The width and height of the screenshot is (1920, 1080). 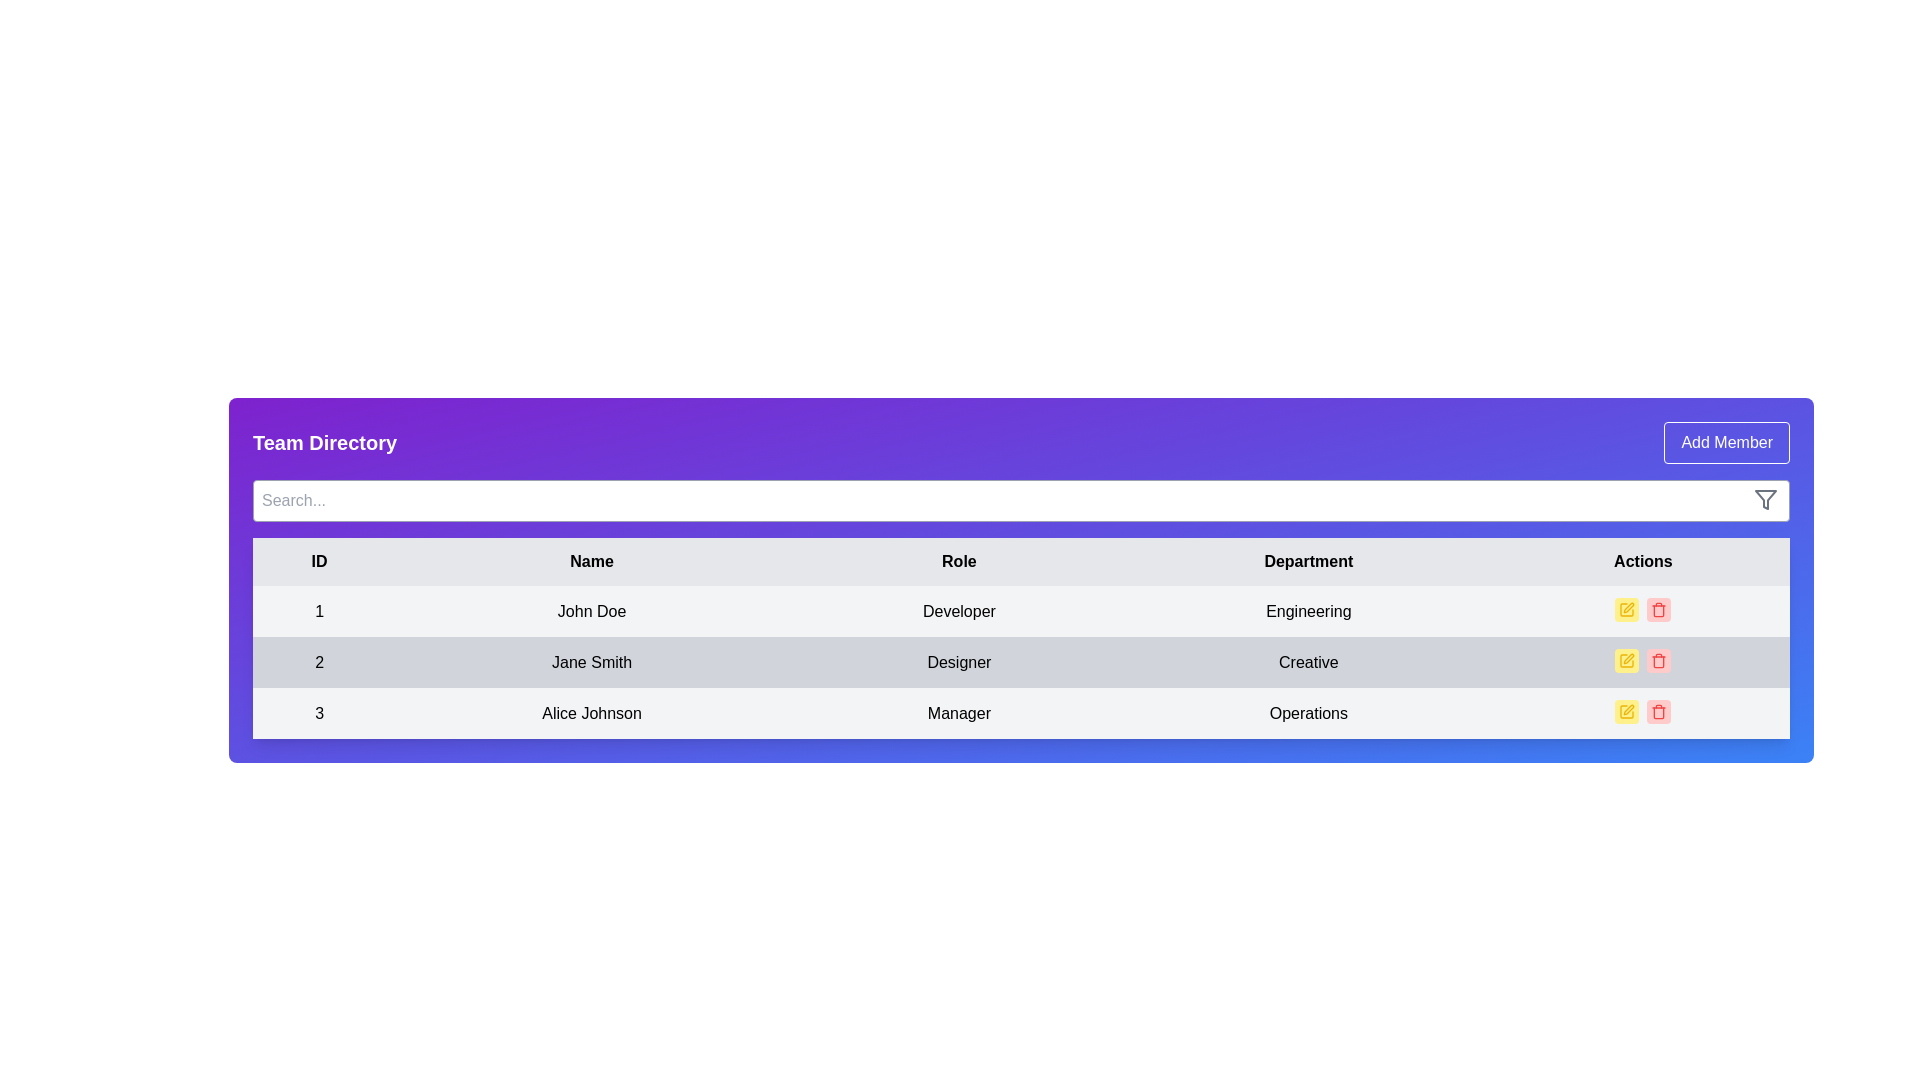 I want to click on the first cell of the fourth row in the 'Team Directory' table, so click(x=318, y=712).